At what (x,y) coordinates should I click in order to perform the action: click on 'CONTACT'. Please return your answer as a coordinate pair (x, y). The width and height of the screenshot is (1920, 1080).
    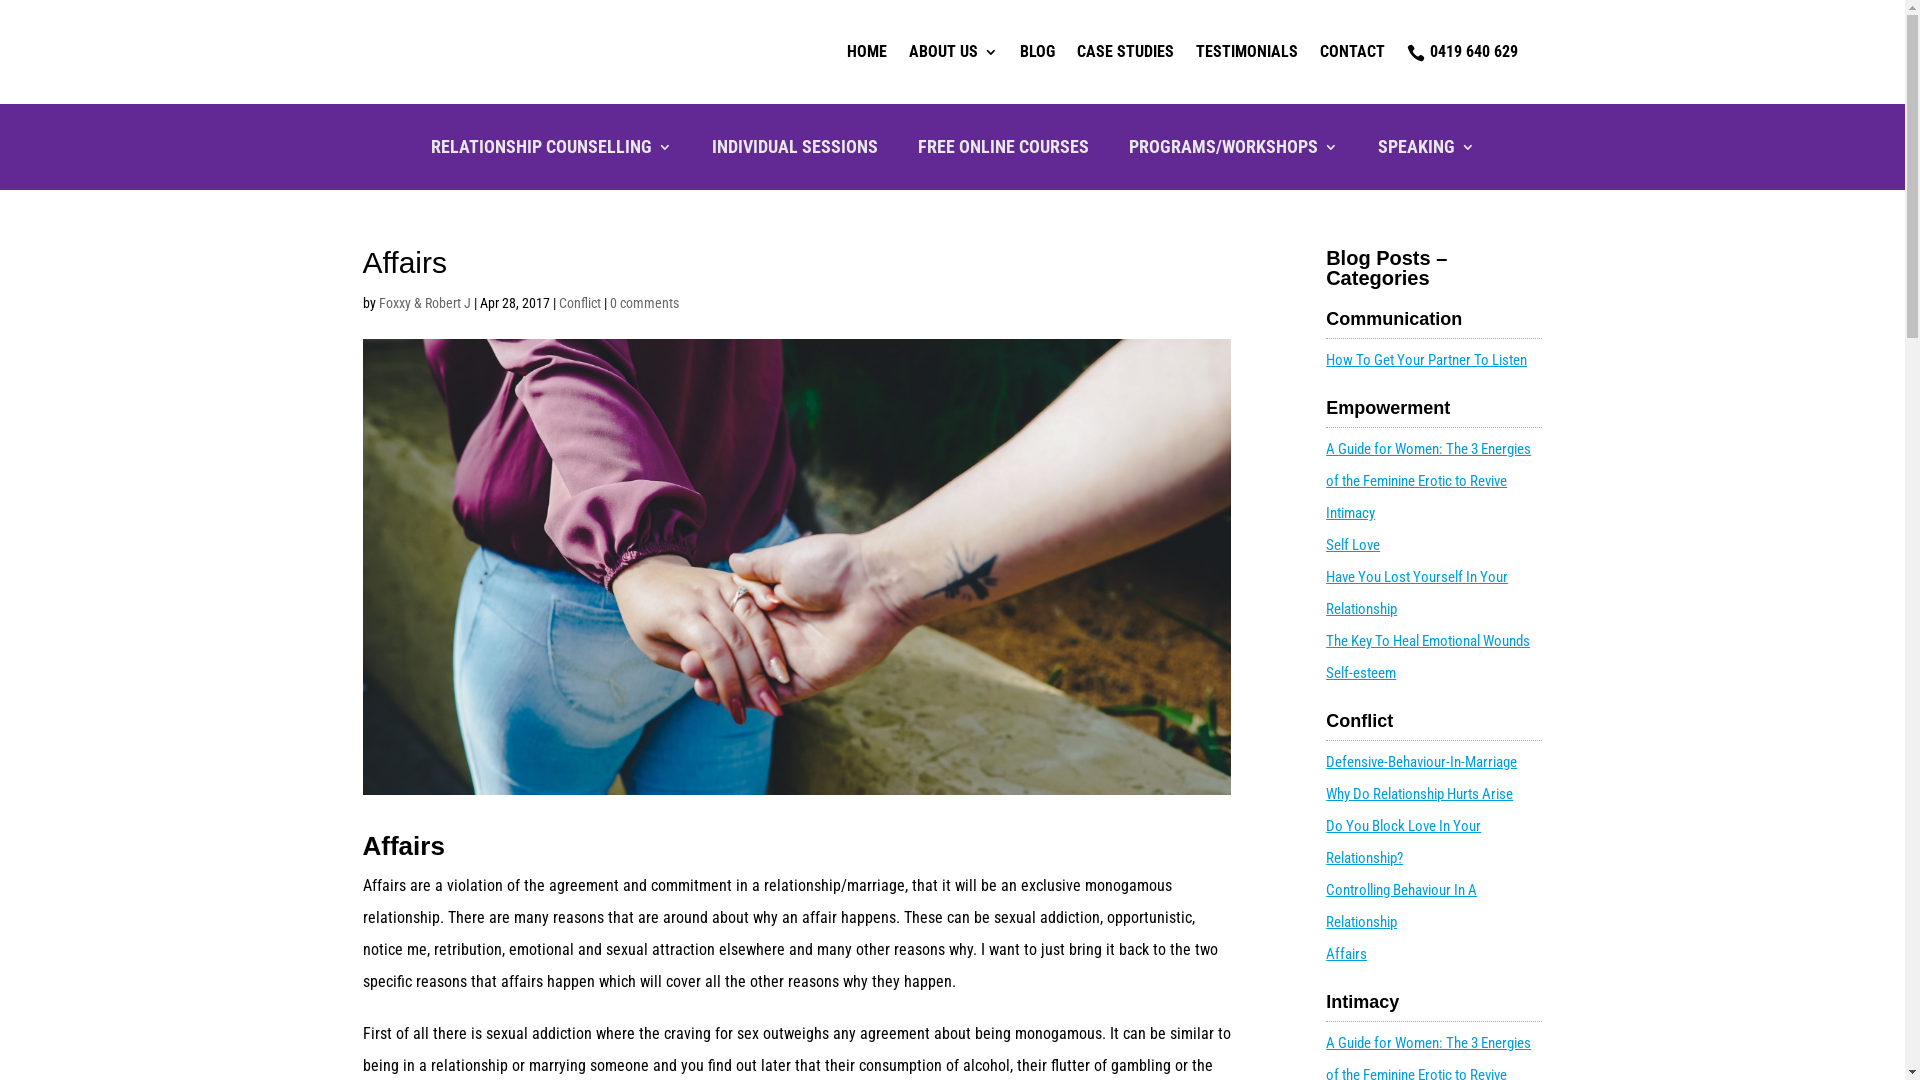
    Looking at the image, I should click on (1352, 50).